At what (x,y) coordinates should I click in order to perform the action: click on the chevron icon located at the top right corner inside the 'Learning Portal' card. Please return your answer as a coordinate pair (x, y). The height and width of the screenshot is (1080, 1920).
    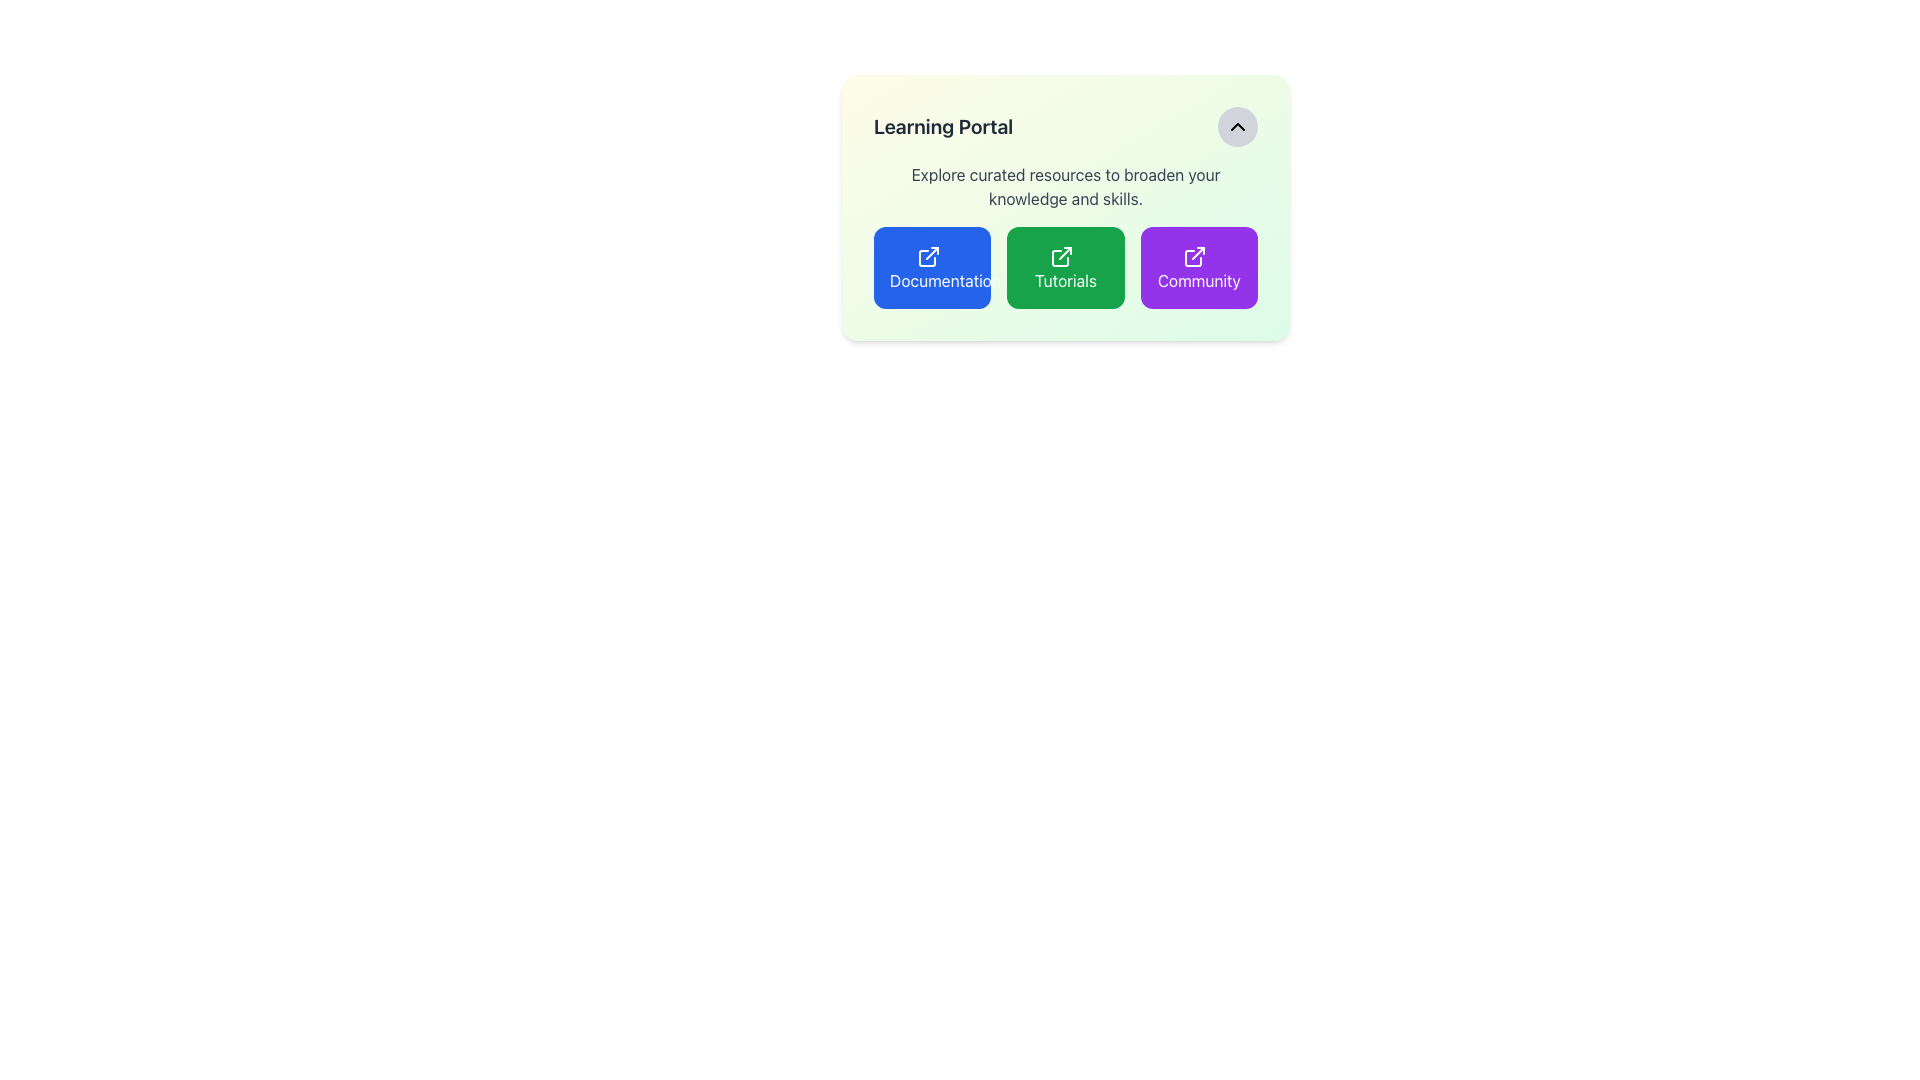
    Looking at the image, I should click on (1237, 127).